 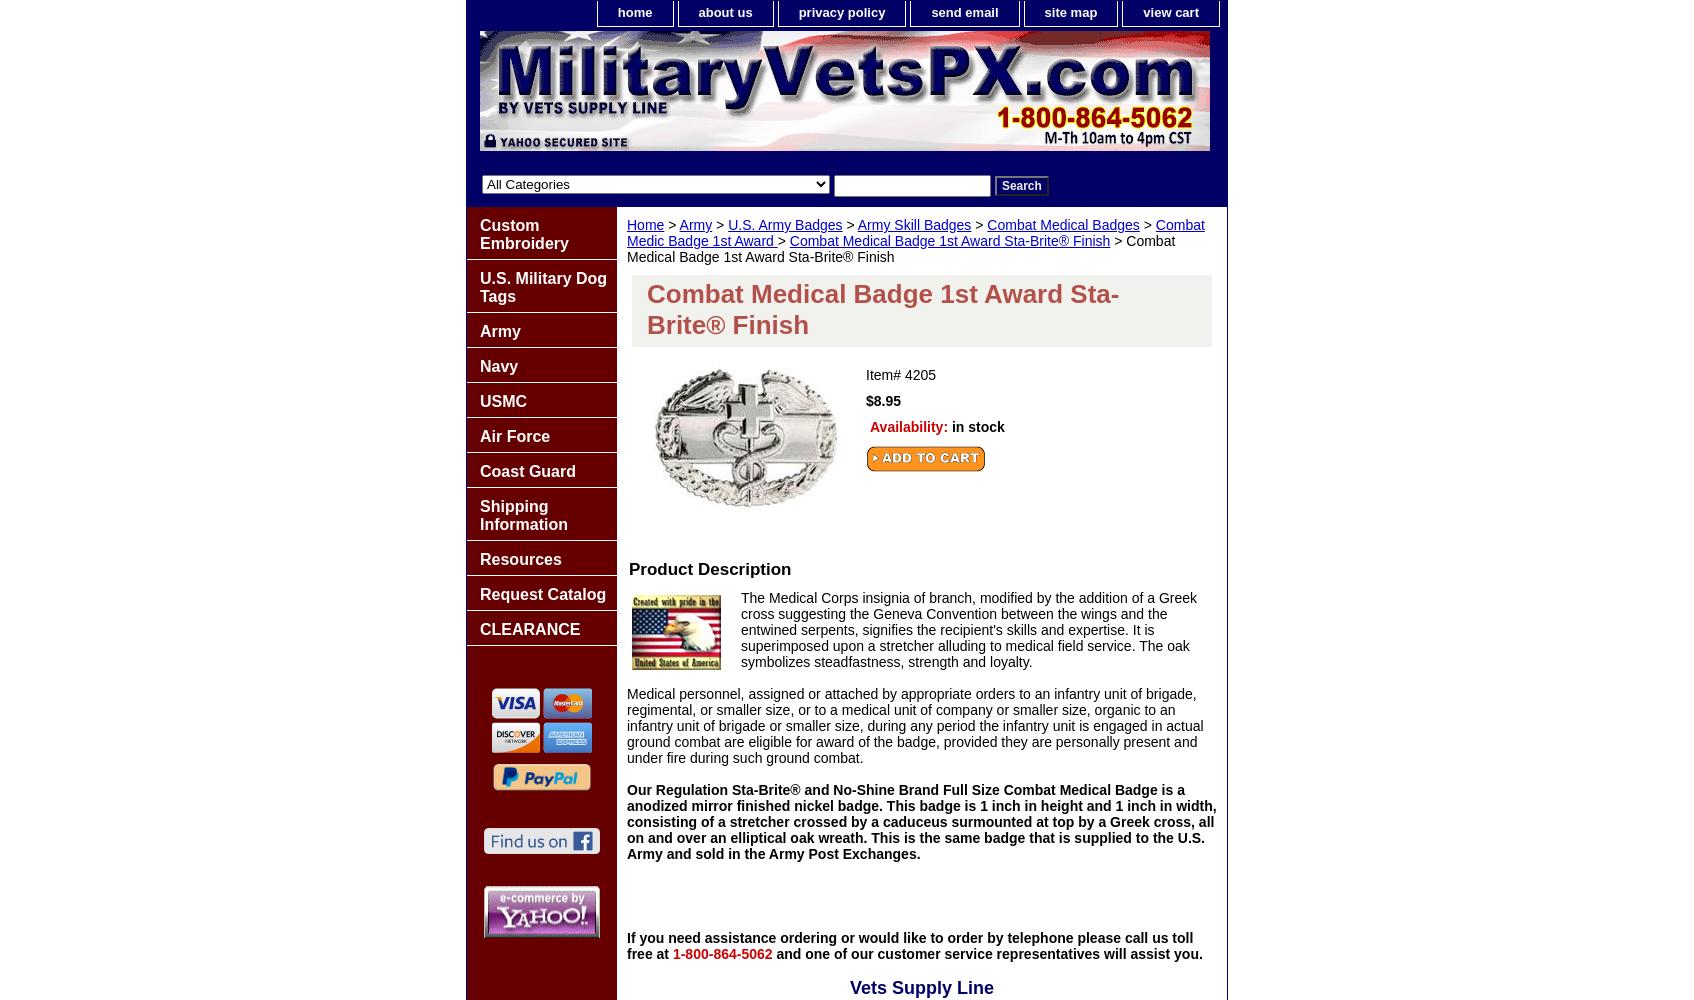 What do you see at coordinates (968, 630) in the screenshot?
I see `'The Medical Corps insignia of branch, modified by the addition of a Greek cross suggesting the Geneva Convention between the wings and the entwined serpents, signifies the recipient's skills and expertise.  It is superimposed upon a stretcher alluding to medical field service.  The oak symbolizes steadfastness, strength and loyalty.'` at bounding box center [968, 630].